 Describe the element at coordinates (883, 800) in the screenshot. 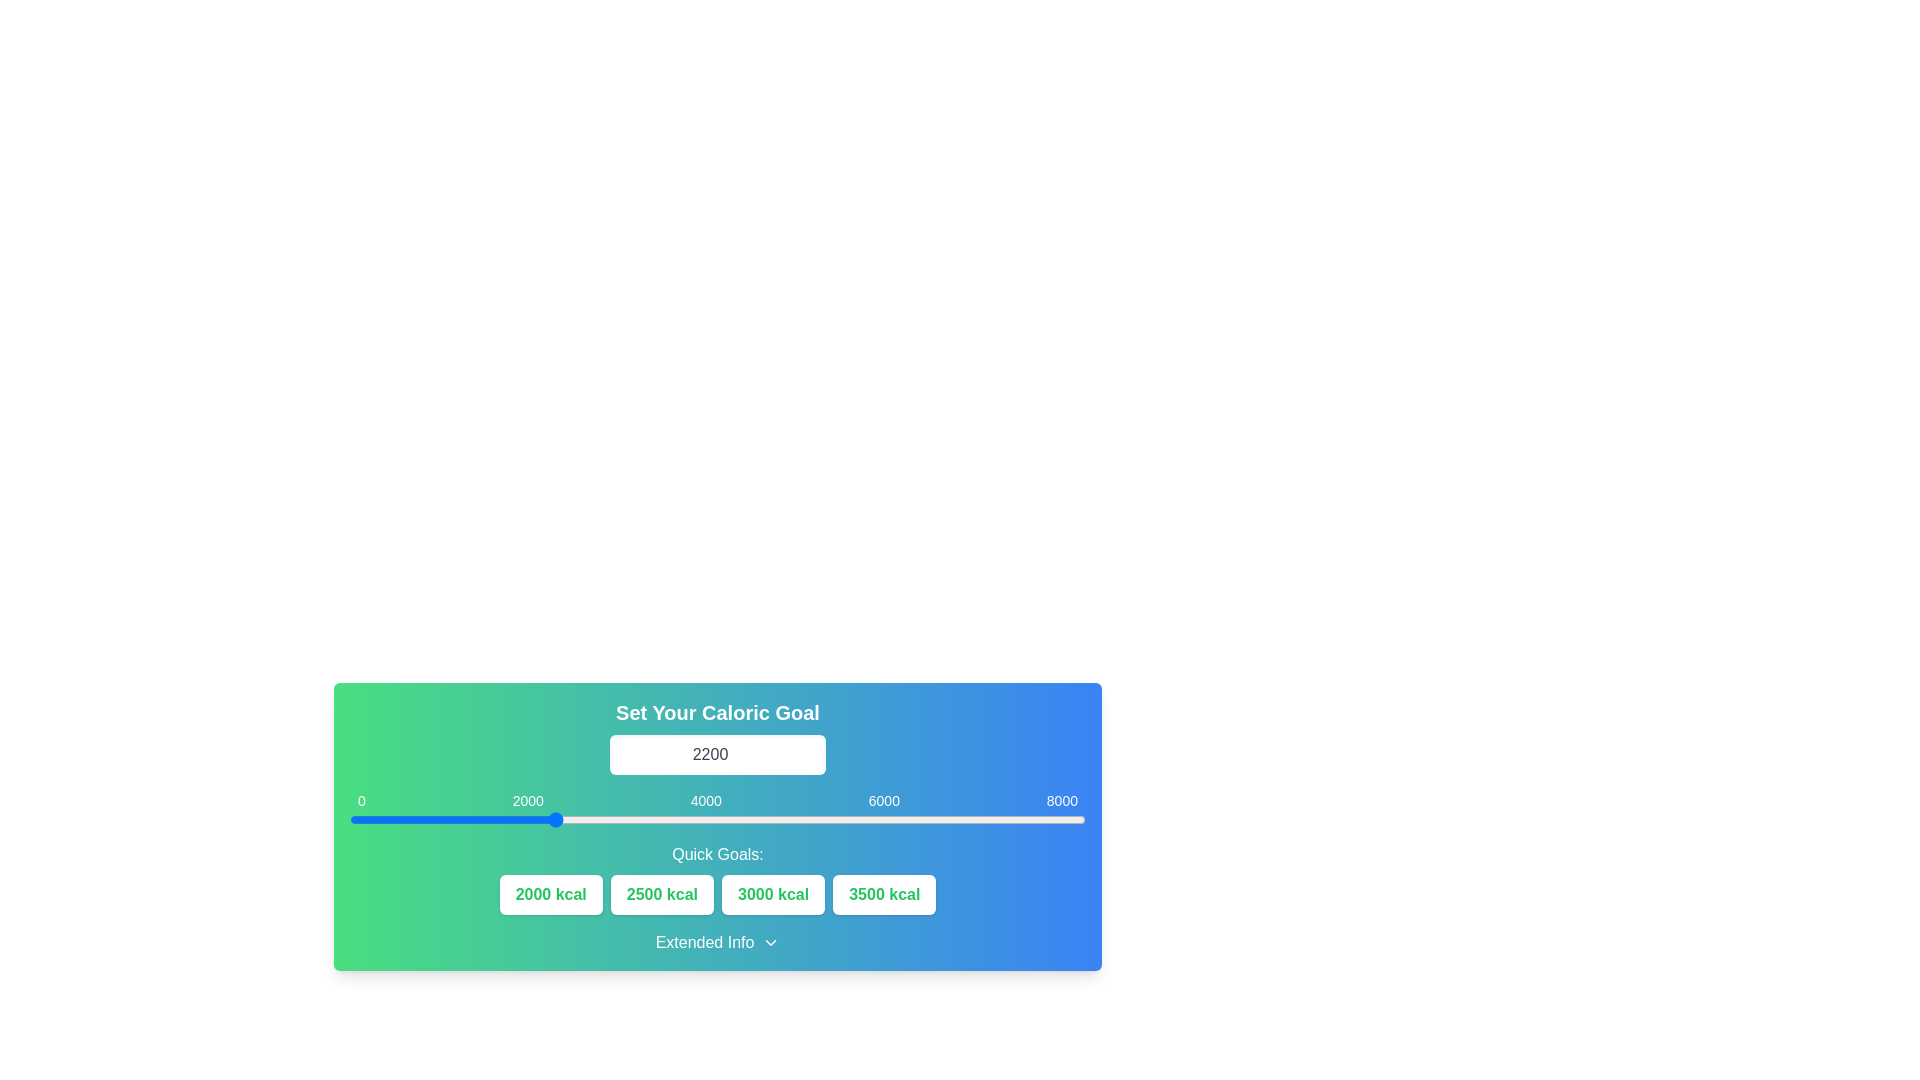

I see `the text label displaying the number '6000', which is the fourth label in a series of numeric labels indicating caloric values, styled with white text on a blue background` at that location.